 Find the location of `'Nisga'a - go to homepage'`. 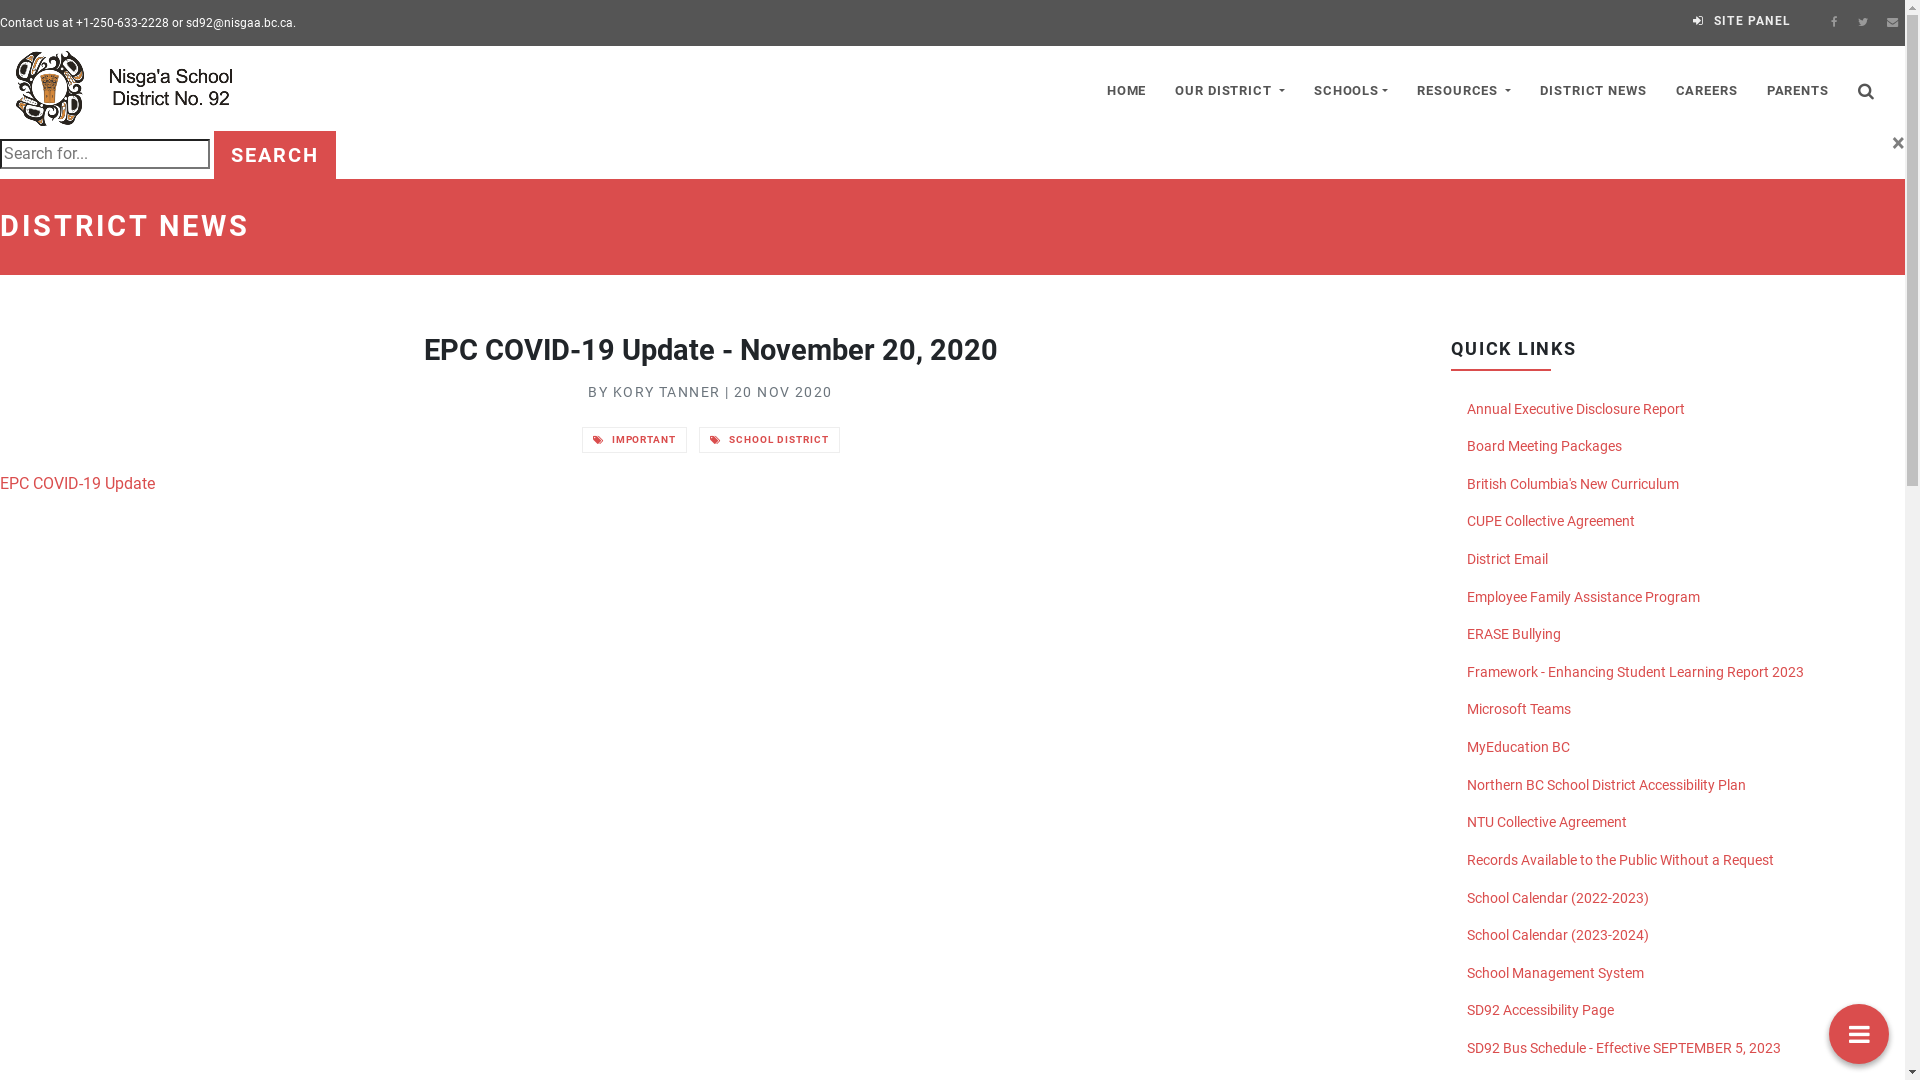

'Nisga'a - go to homepage' is located at coordinates (134, 87).